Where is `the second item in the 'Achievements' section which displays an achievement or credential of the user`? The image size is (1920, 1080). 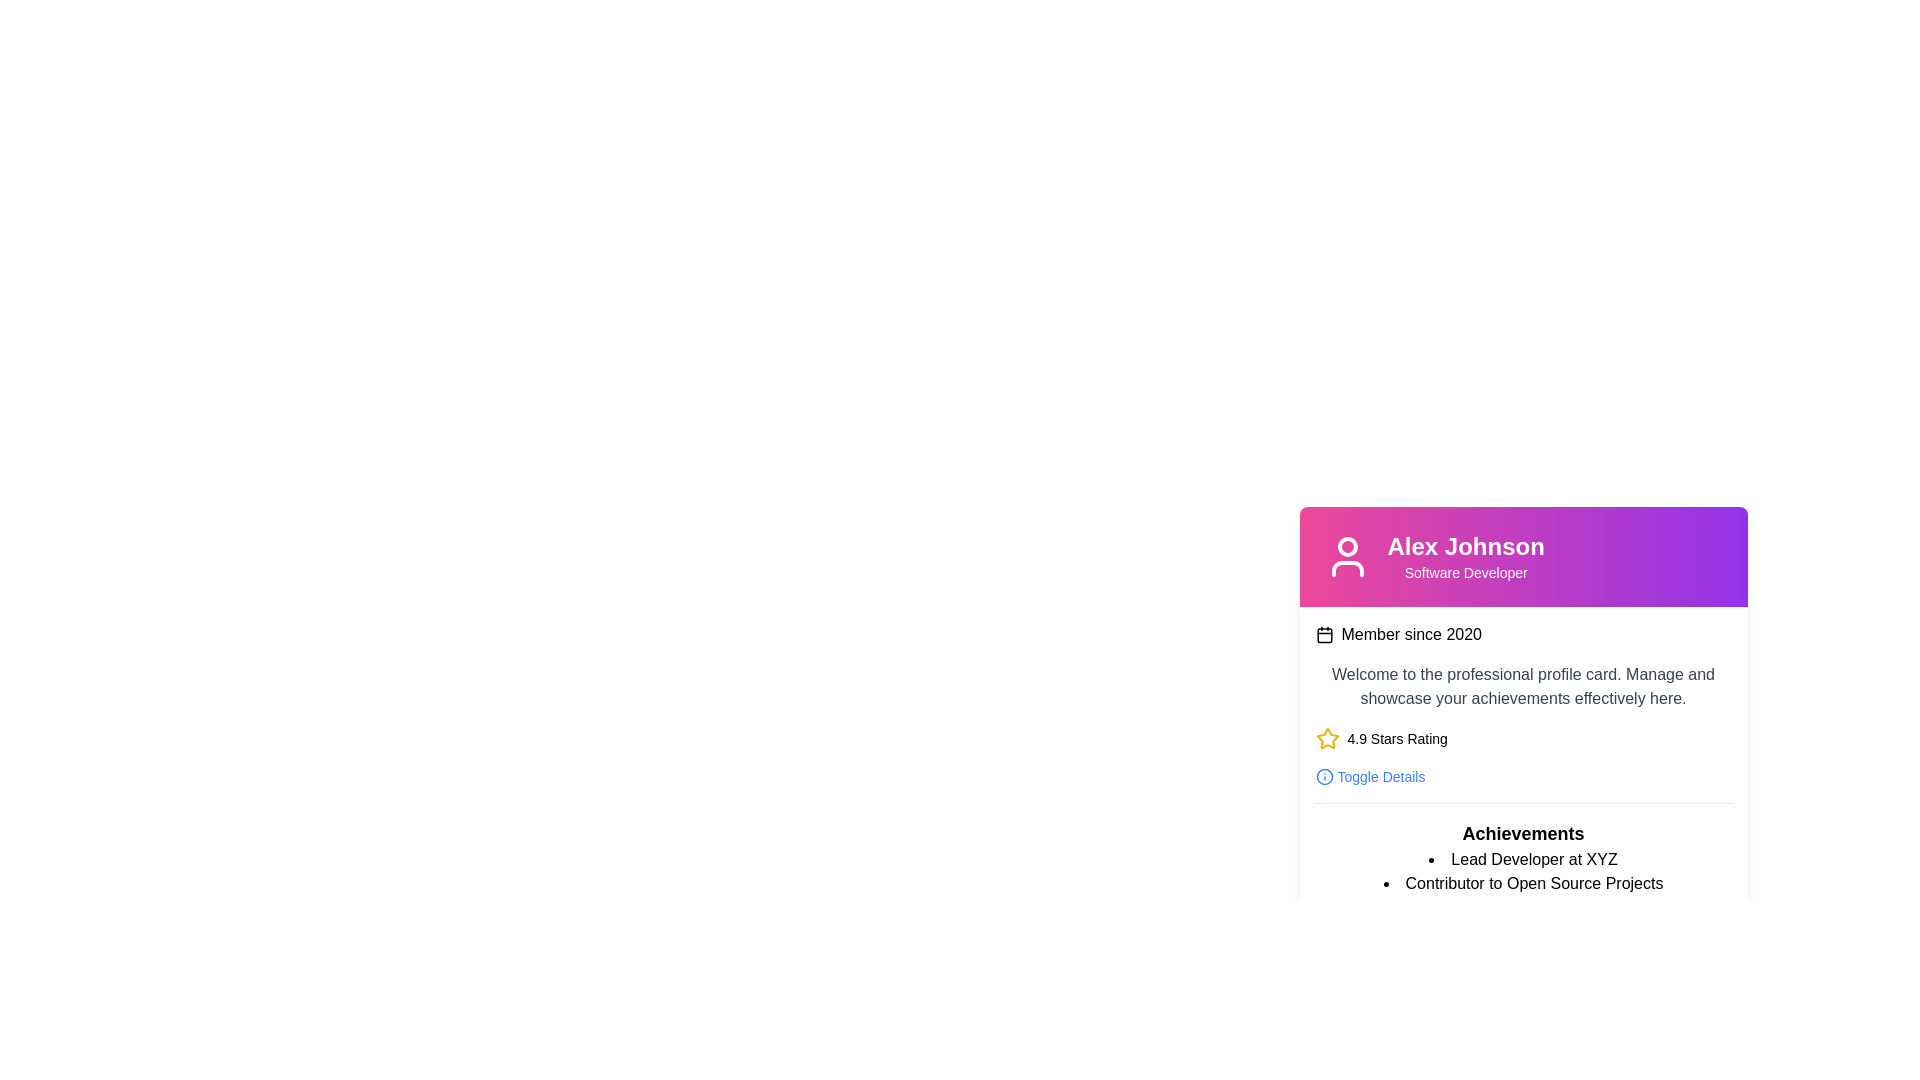 the second item in the 'Achievements' section which displays an achievement or credential of the user is located at coordinates (1522, 882).